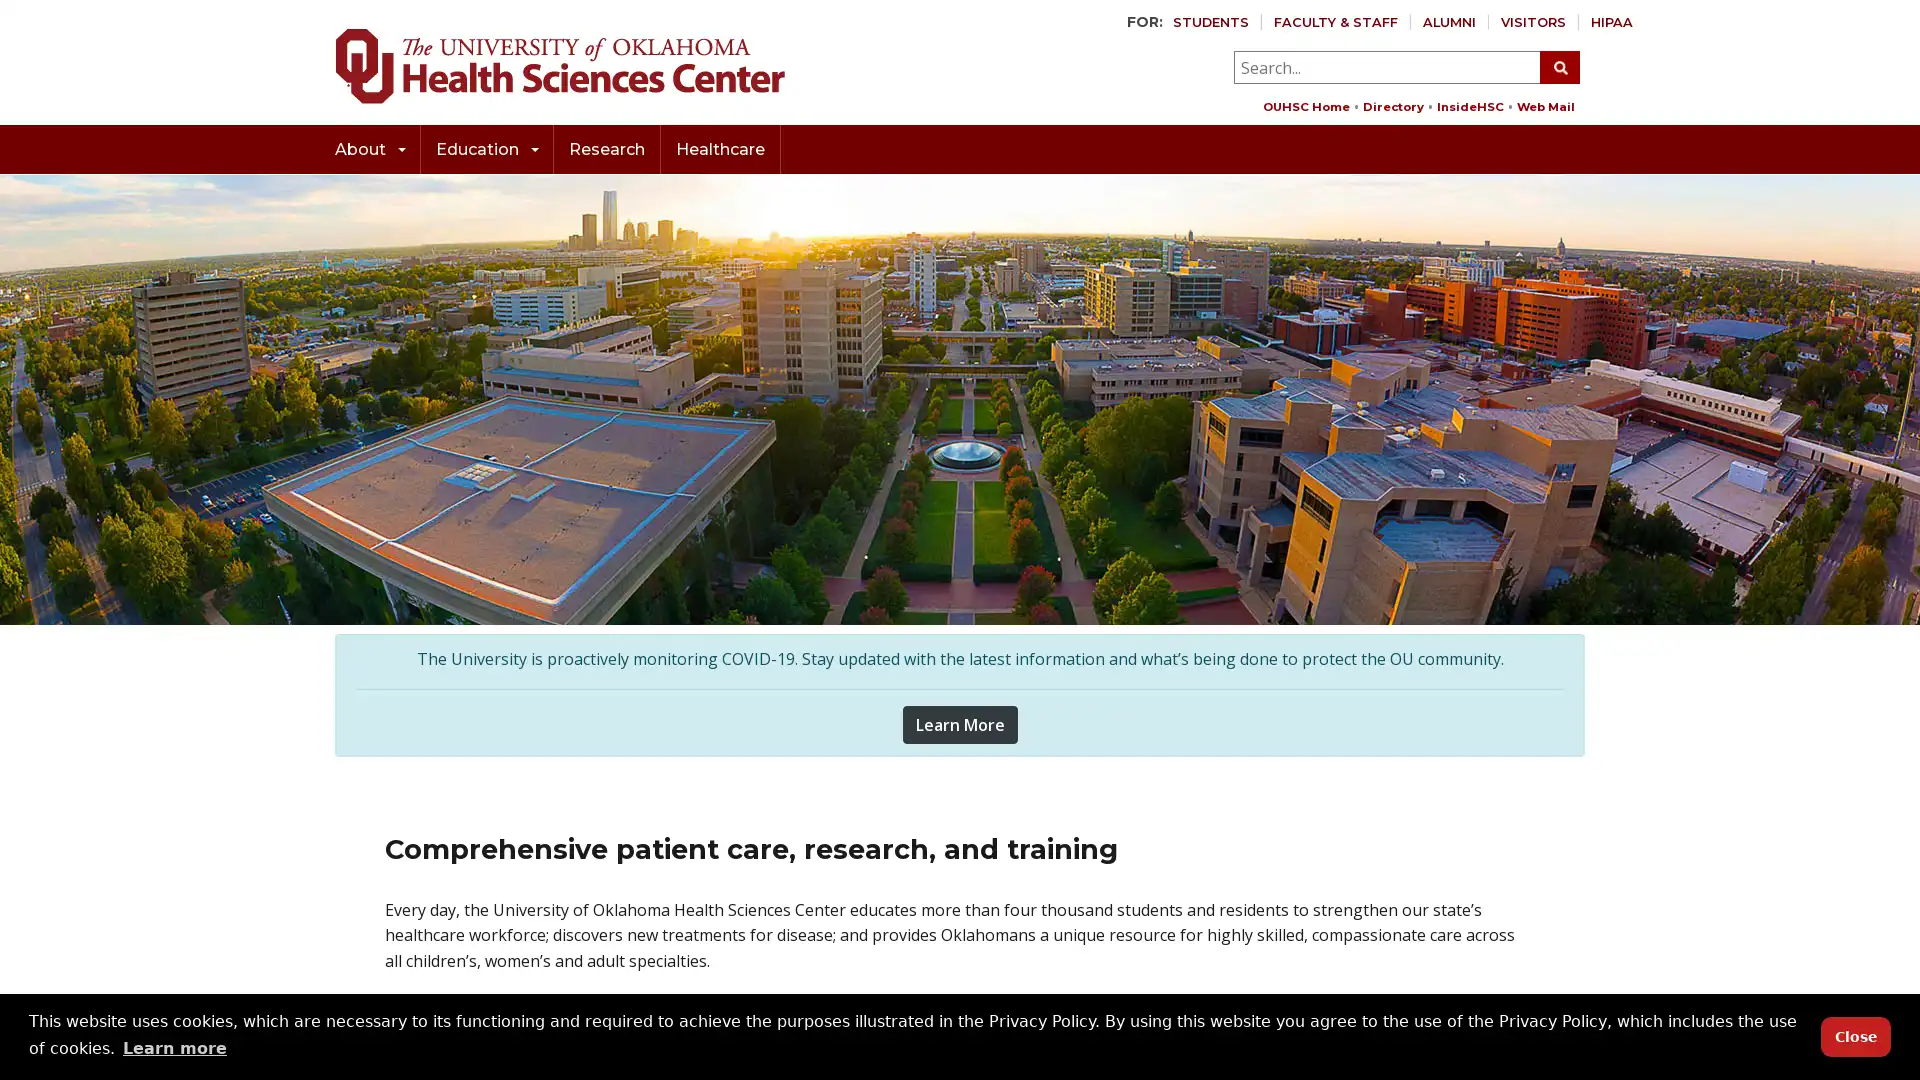  I want to click on dismiss cookie message, so click(1855, 1035).